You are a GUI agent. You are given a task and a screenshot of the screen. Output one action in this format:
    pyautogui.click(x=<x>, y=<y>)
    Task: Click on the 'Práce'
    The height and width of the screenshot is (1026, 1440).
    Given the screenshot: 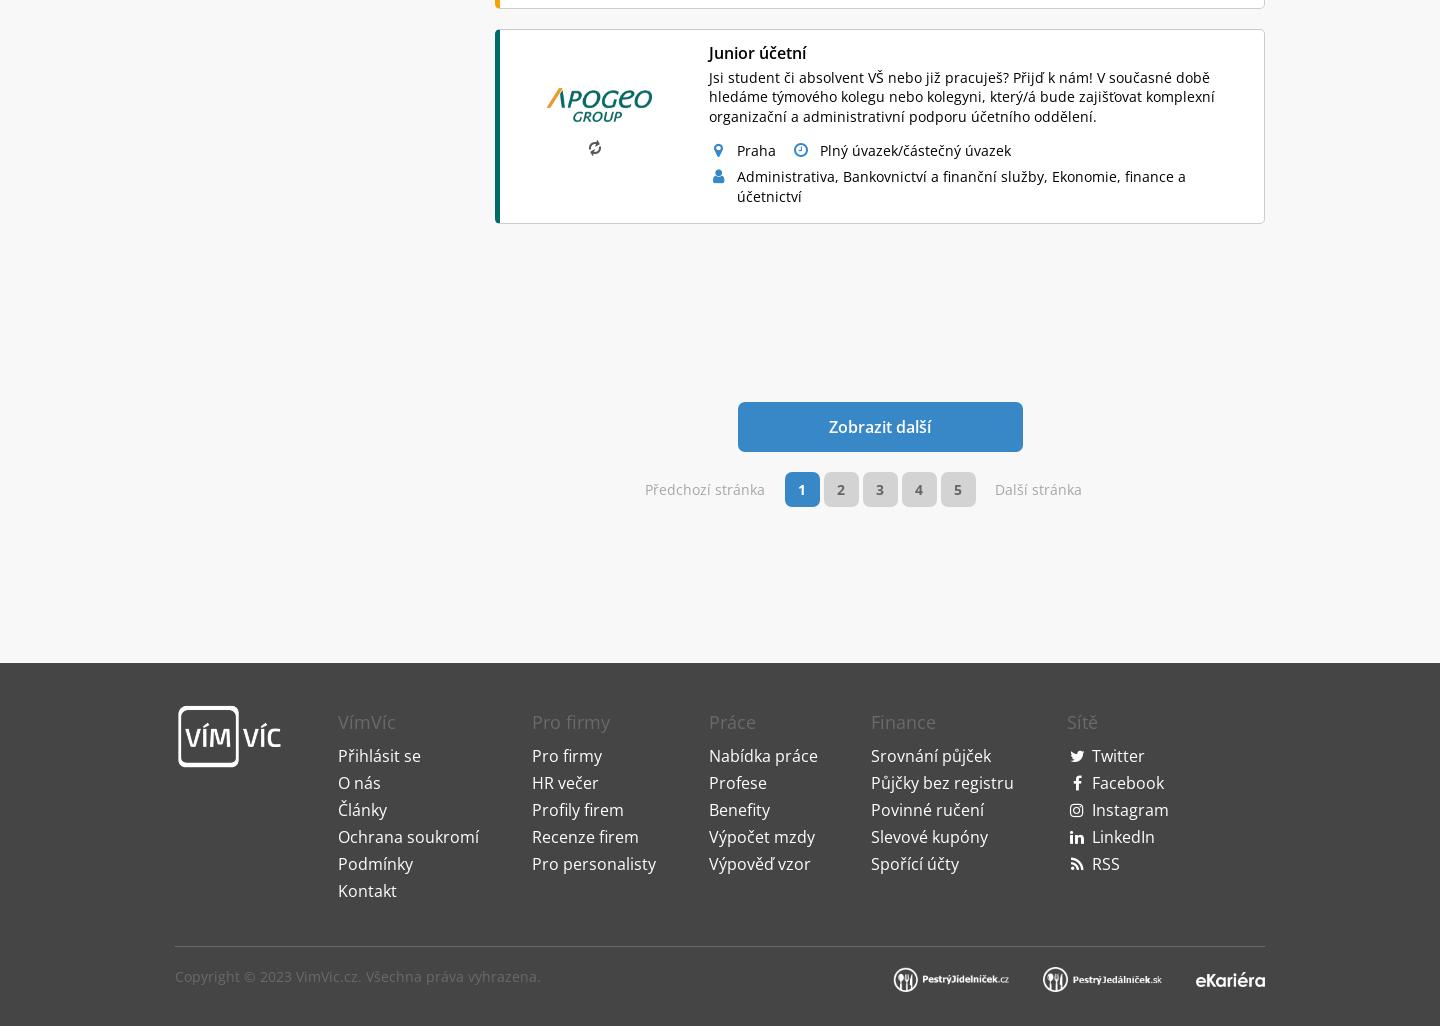 What is the action you would take?
    pyautogui.click(x=709, y=490)
    